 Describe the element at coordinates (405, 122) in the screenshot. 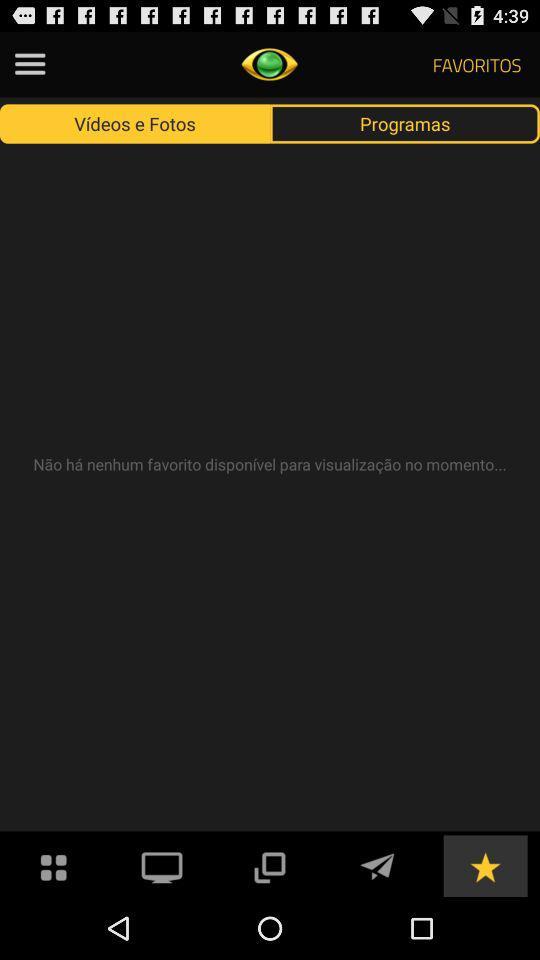

I see `programas button` at that location.